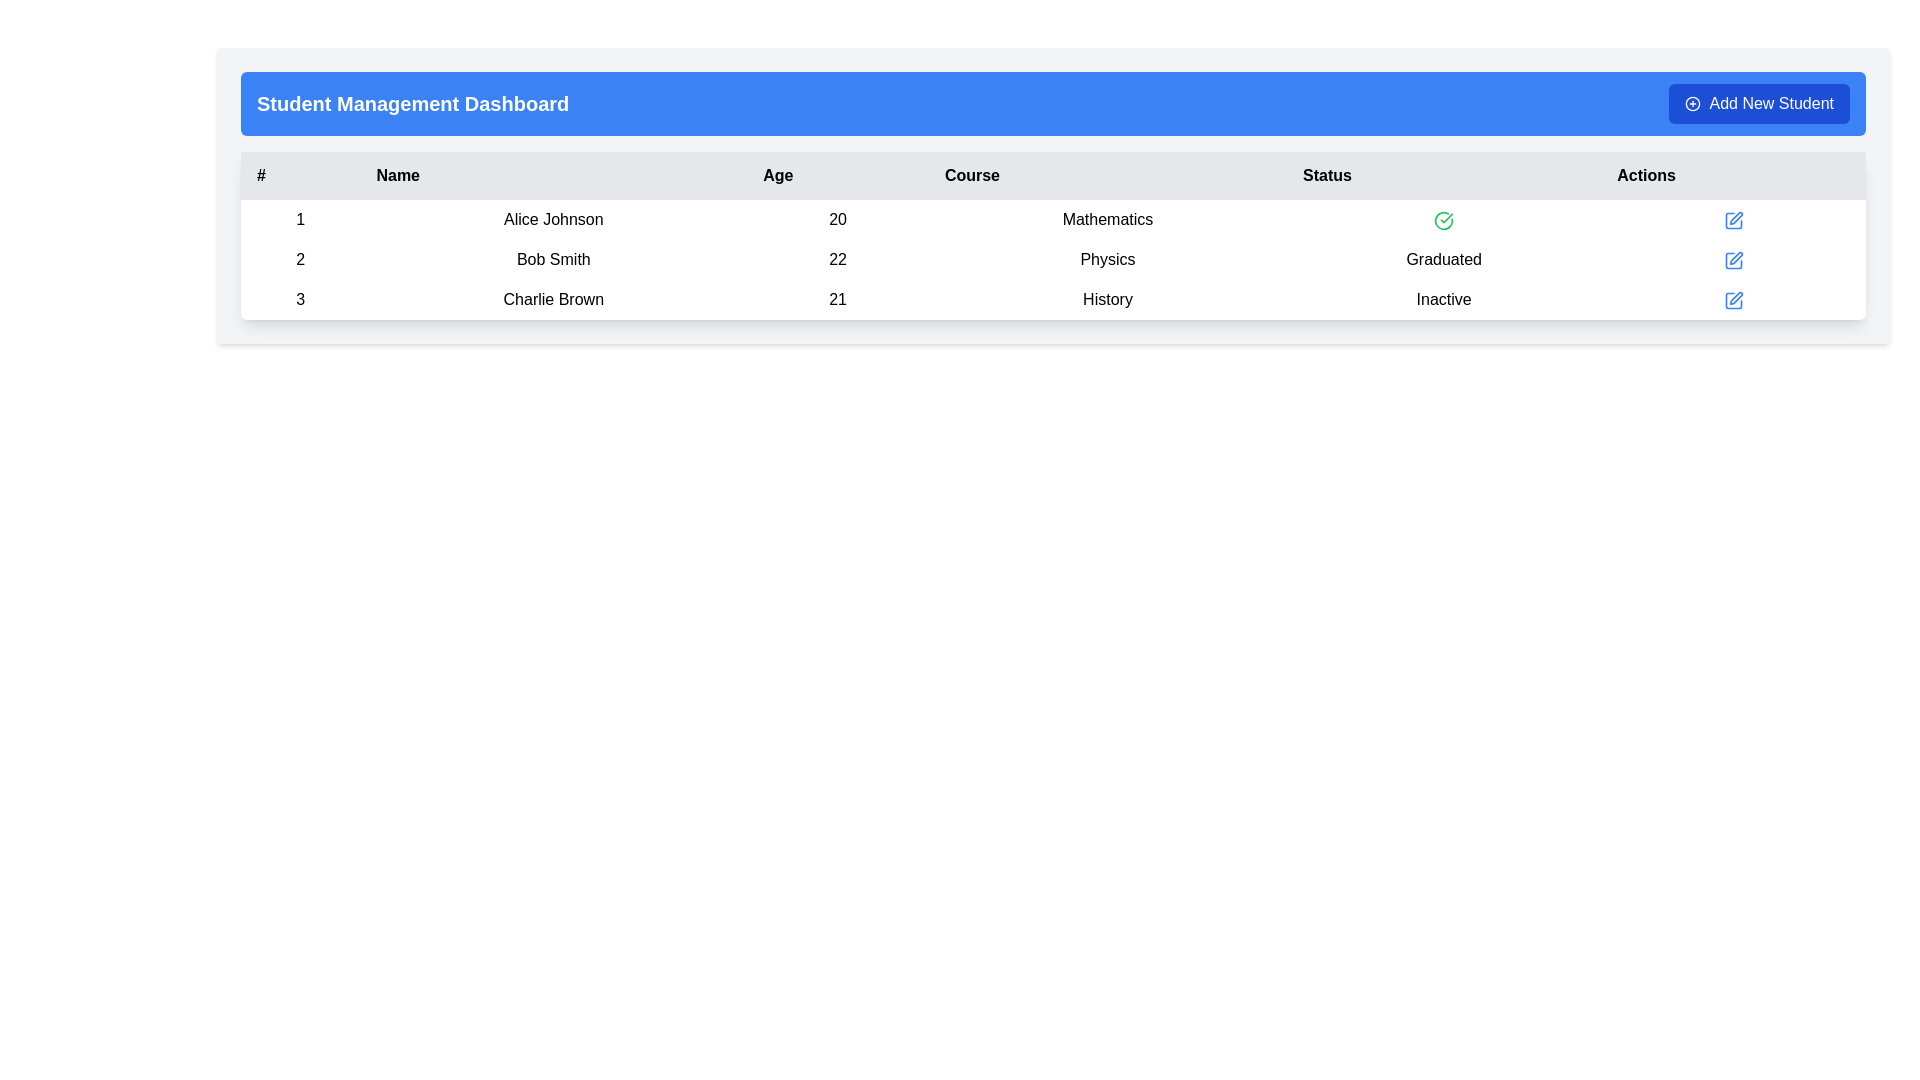 This screenshot has height=1080, width=1920. Describe the element at coordinates (1444, 220) in the screenshot. I see `the circular checkmark icon with a green border located in the 'Status' column of the first row in the table` at that location.